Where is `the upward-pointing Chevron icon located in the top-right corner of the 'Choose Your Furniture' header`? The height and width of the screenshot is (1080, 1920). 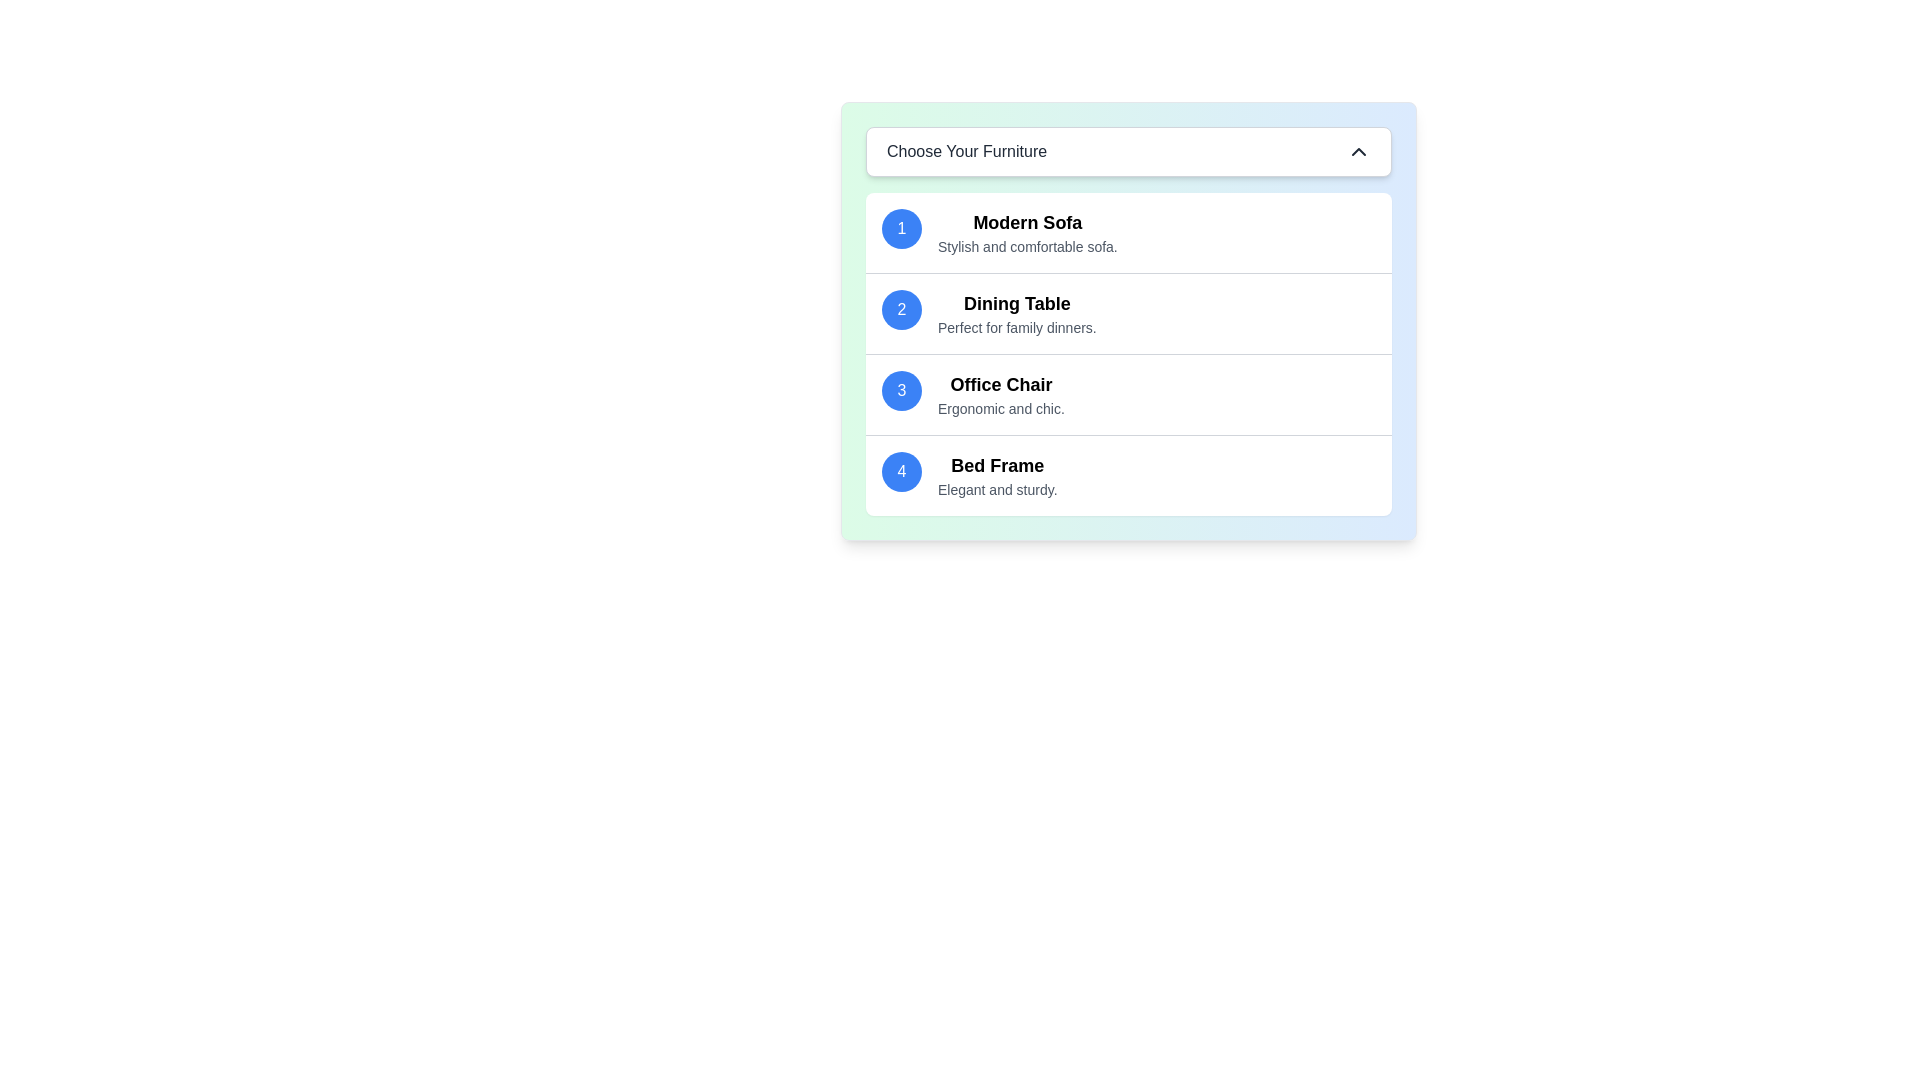
the upward-pointing Chevron icon located in the top-right corner of the 'Choose Your Furniture' header is located at coordinates (1358, 150).